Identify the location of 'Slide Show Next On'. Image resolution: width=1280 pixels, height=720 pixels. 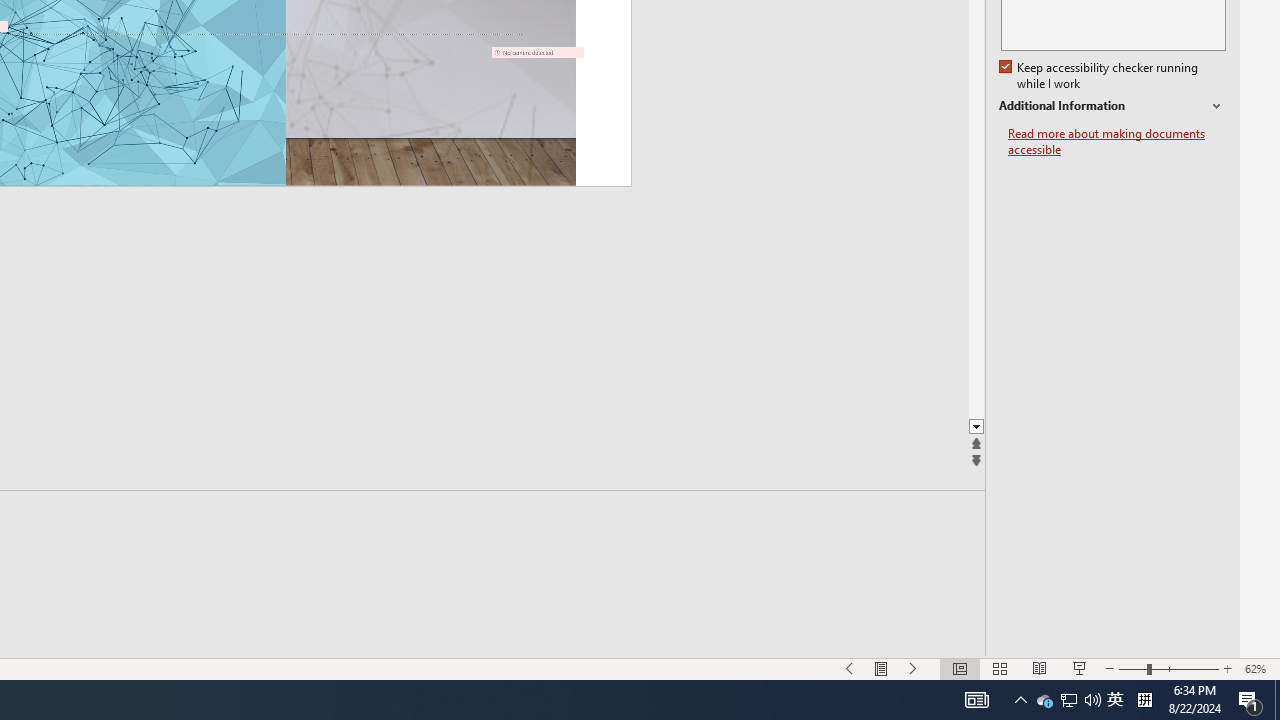
(913, 669).